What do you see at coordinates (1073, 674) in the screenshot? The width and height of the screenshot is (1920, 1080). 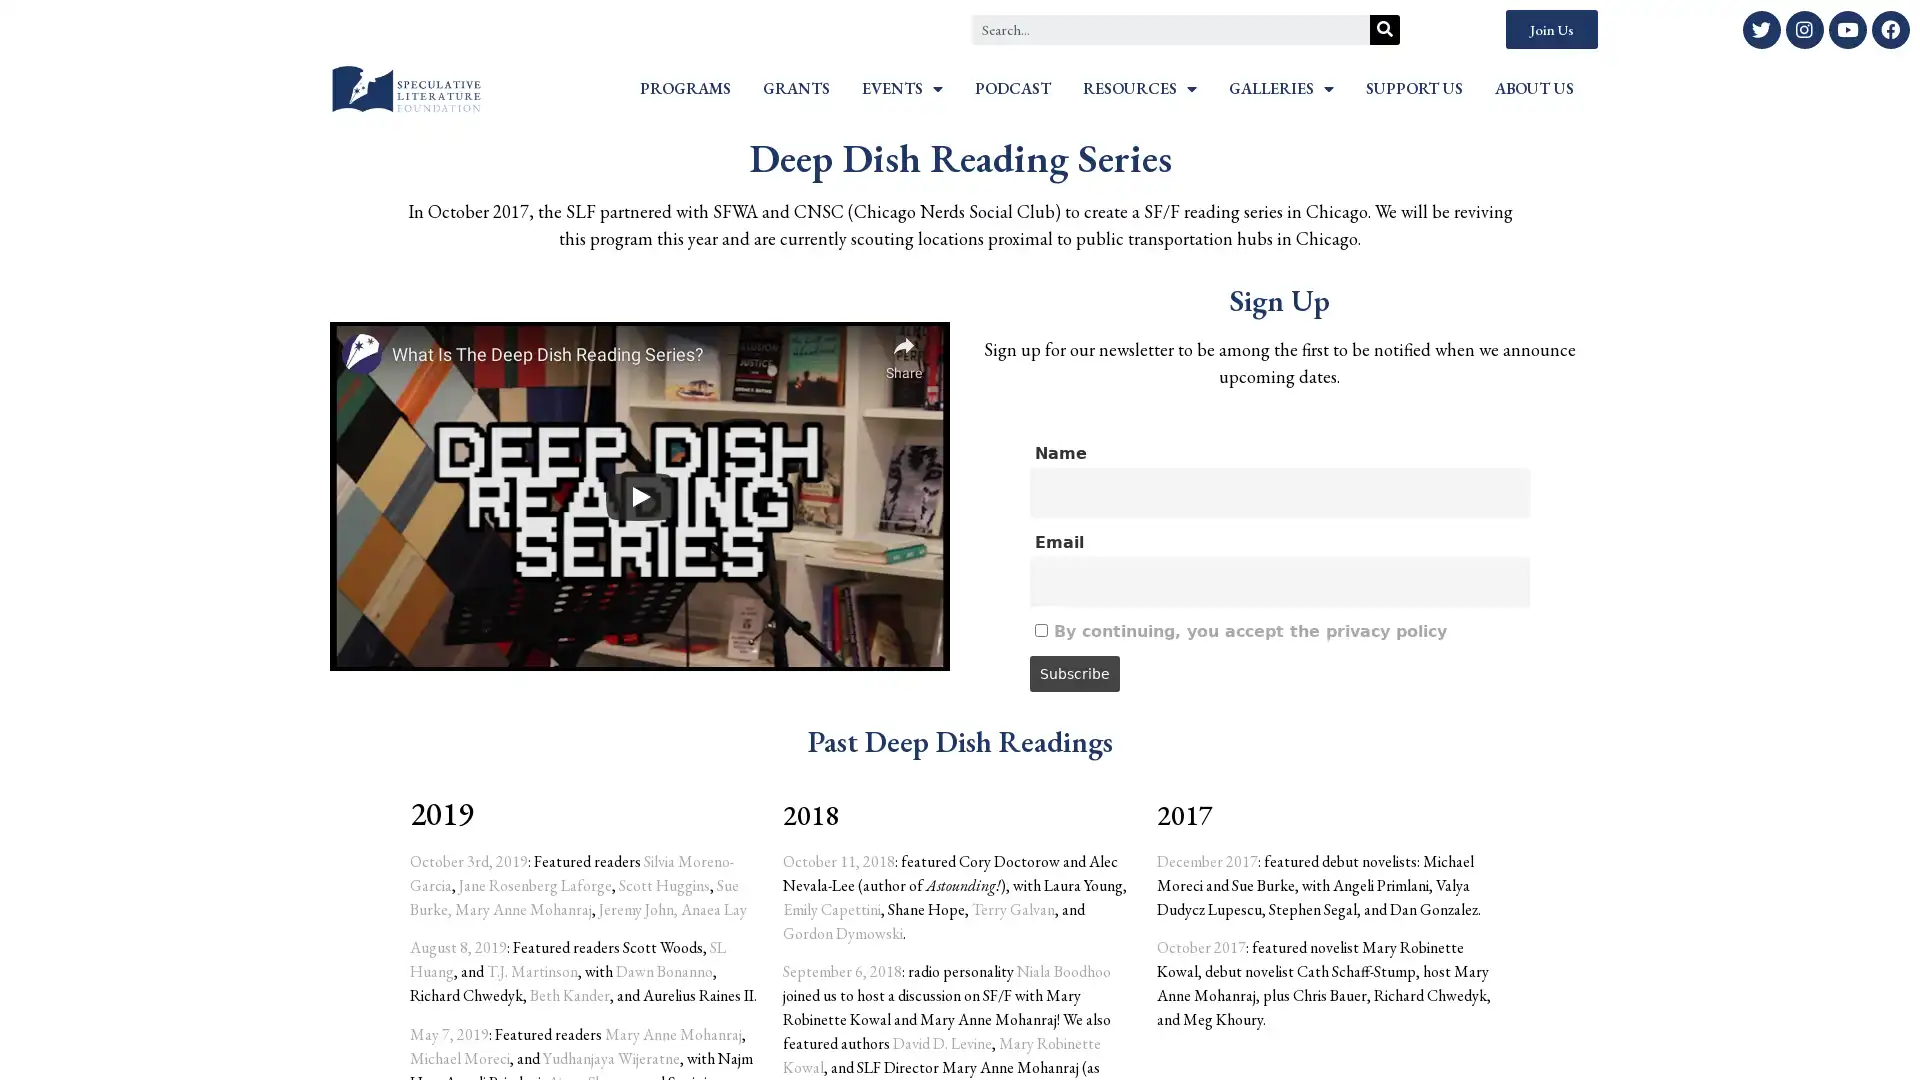 I see `Subscribe` at bounding box center [1073, 674].